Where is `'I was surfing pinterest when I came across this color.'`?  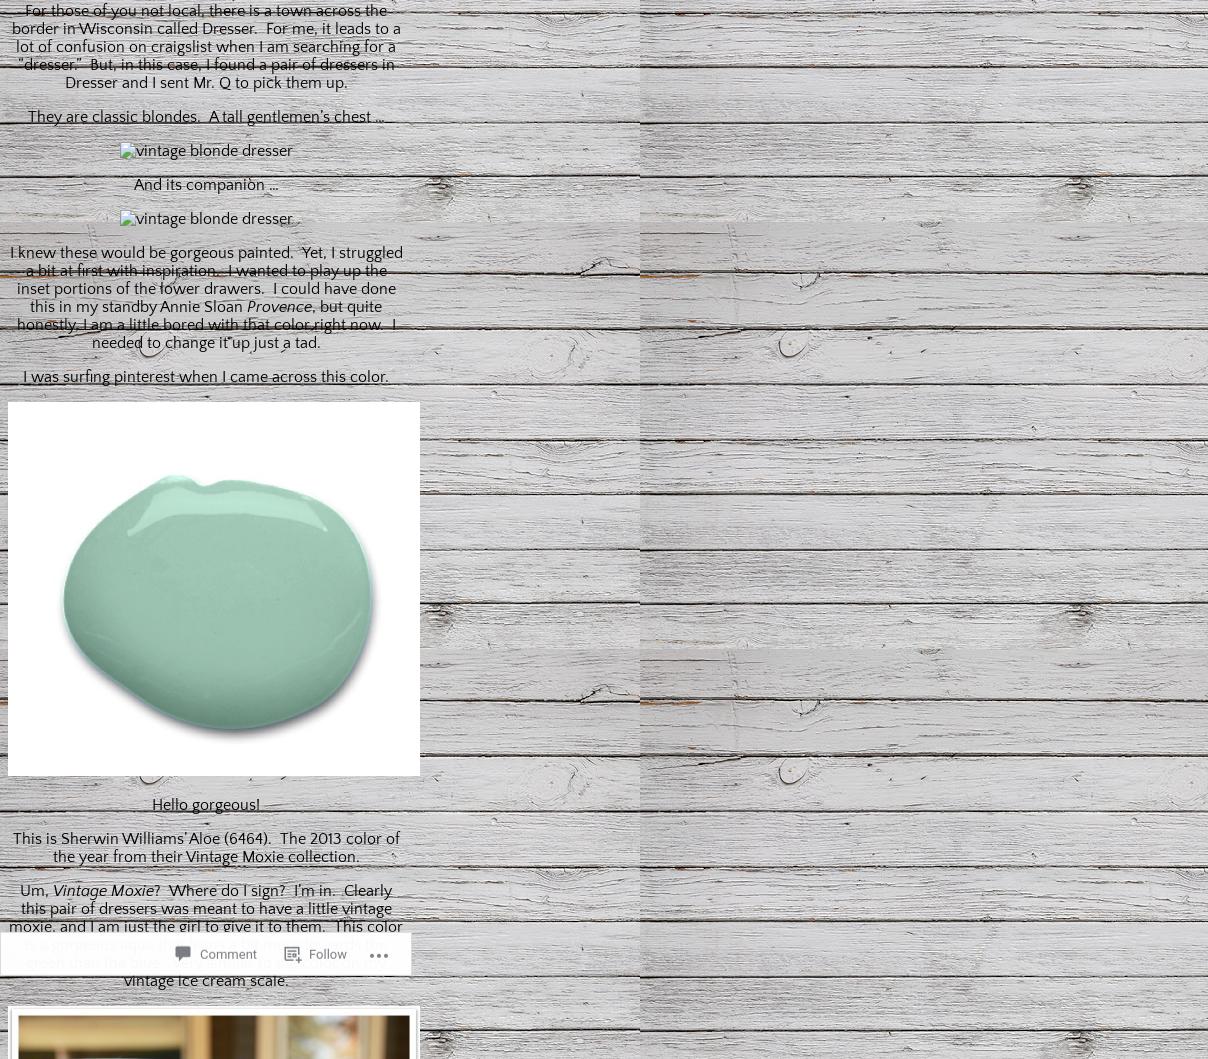
'I was surfing pinterest when I came across this color.' is located at coordinates (205, 375).